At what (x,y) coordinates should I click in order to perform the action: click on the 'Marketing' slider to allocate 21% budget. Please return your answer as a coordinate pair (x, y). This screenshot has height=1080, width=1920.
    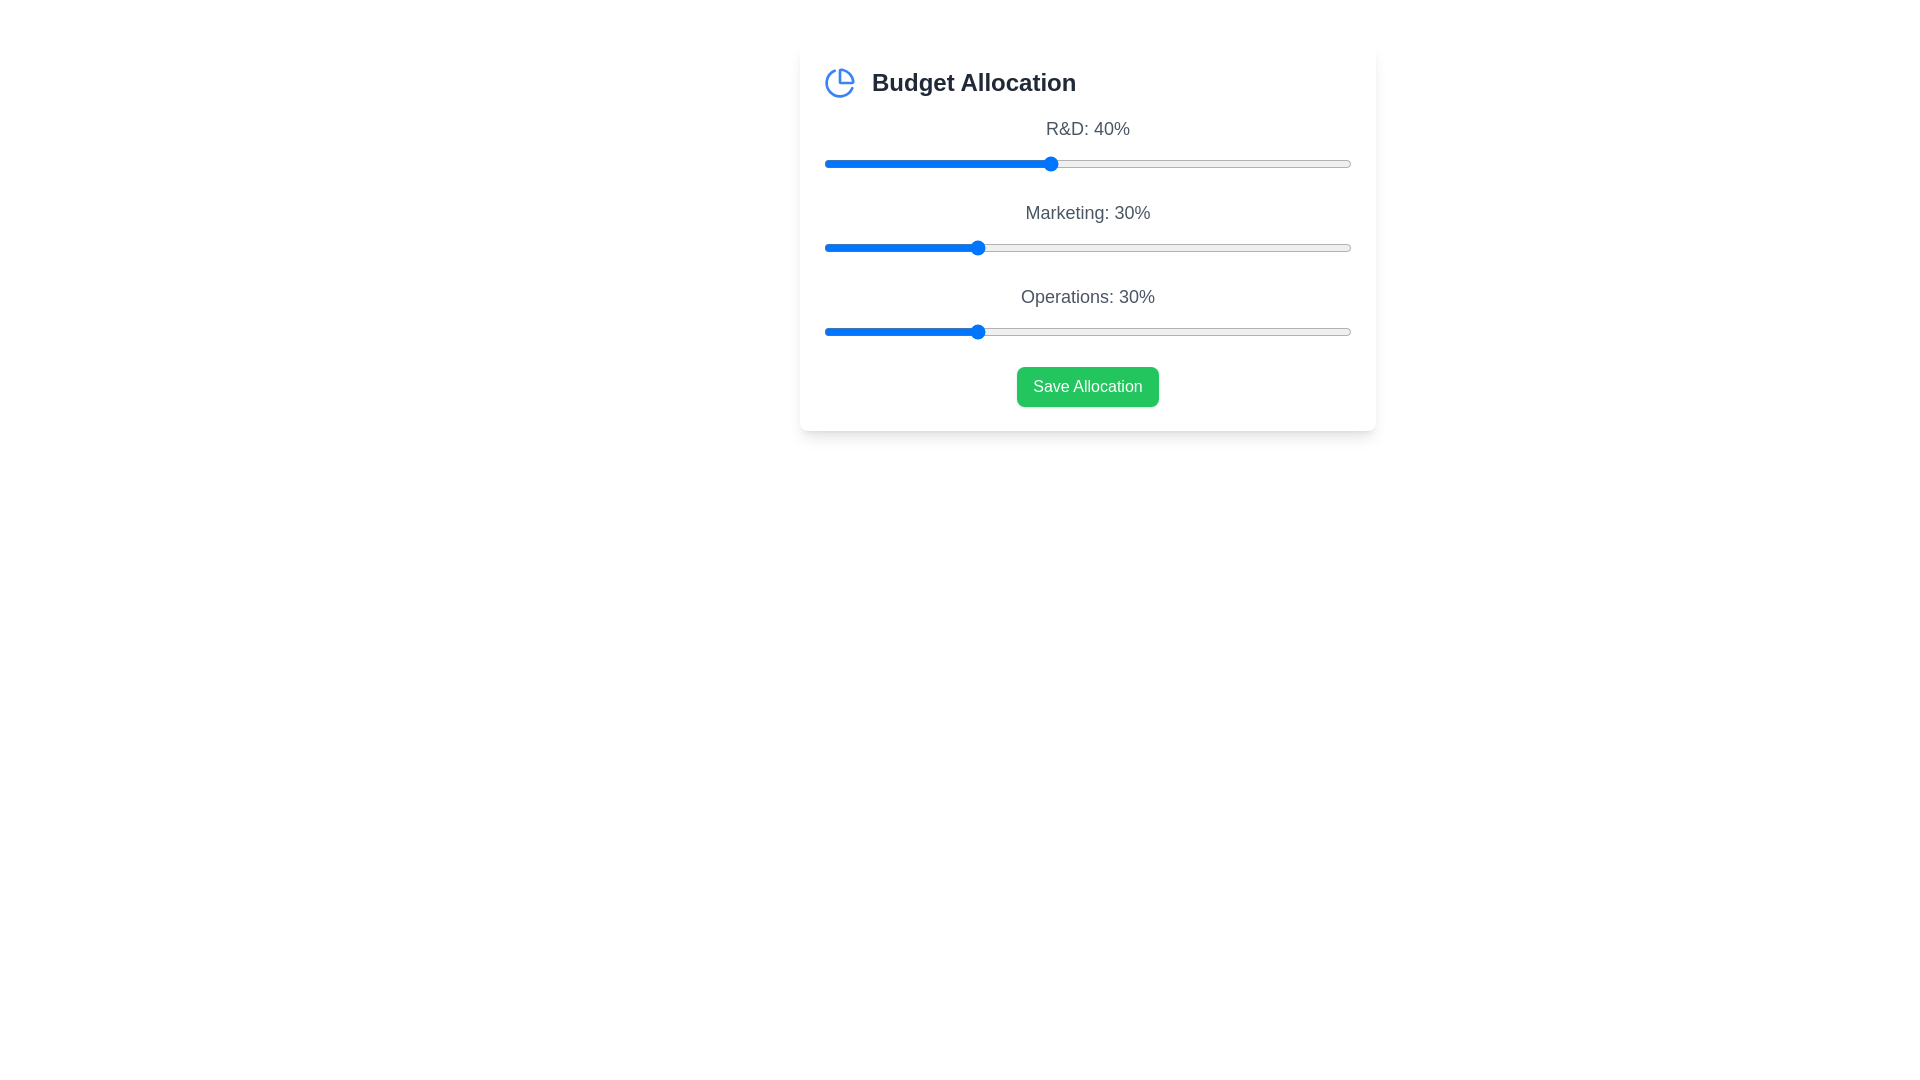
    Looking at the image, I should click on (906, 246).